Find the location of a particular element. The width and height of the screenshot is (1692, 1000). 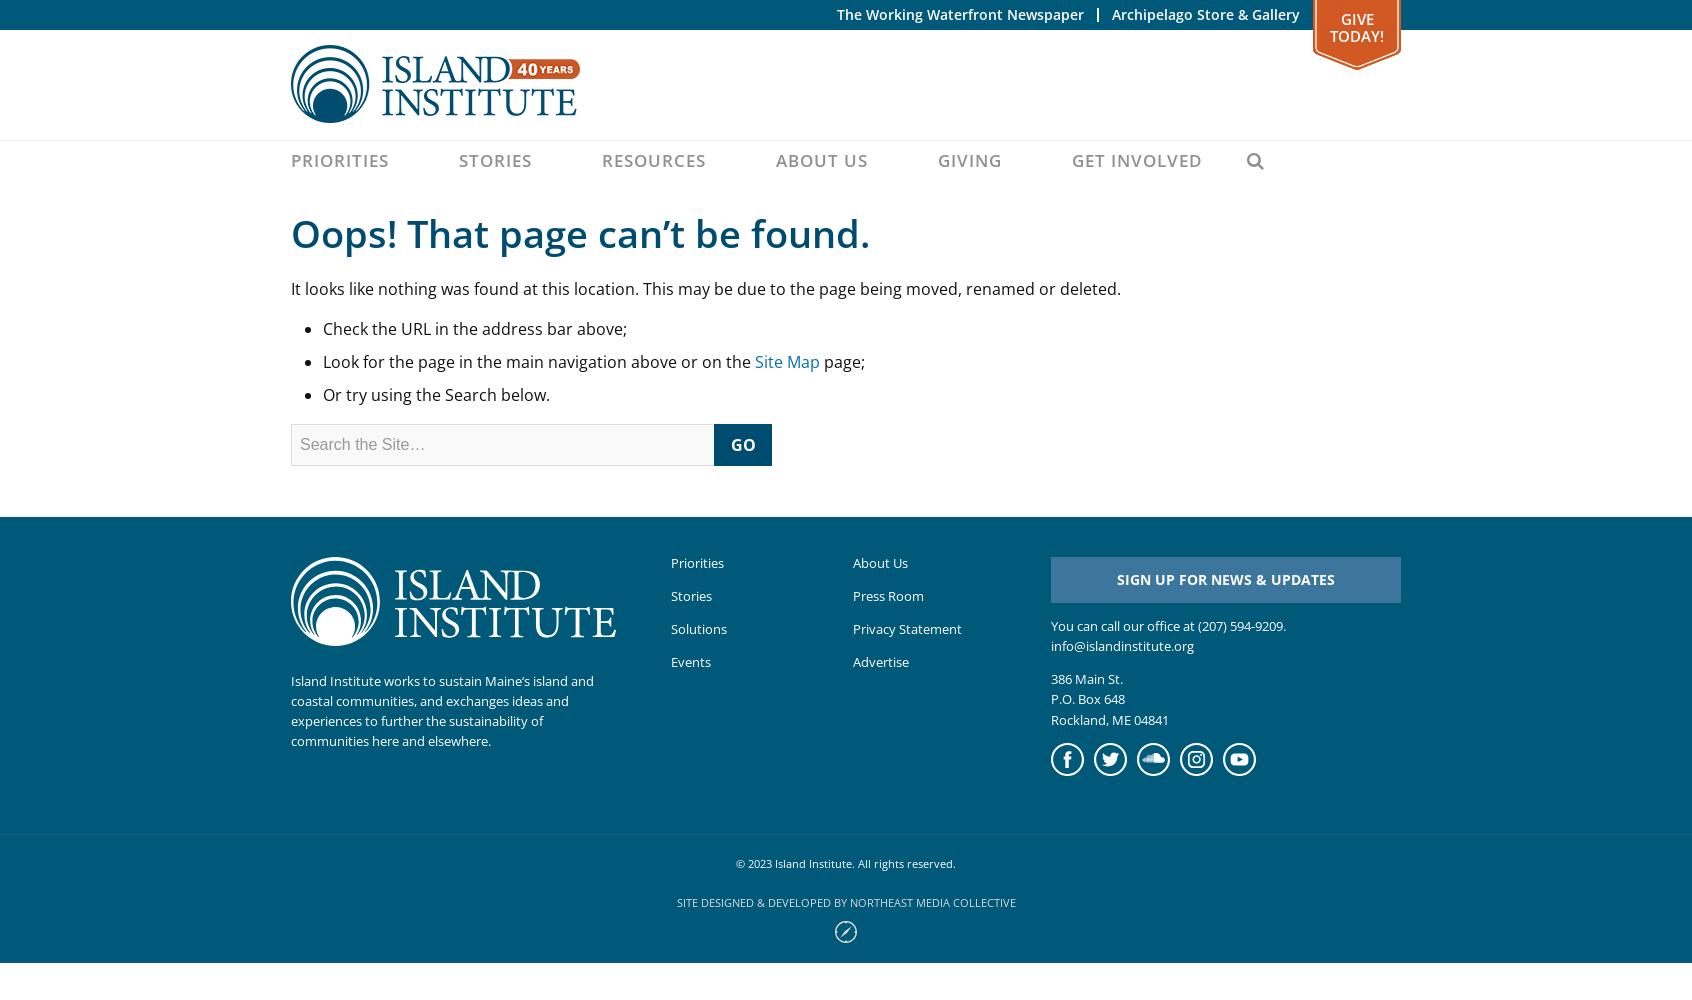

'Privacy Statement' is located at coordinates (905, 628).